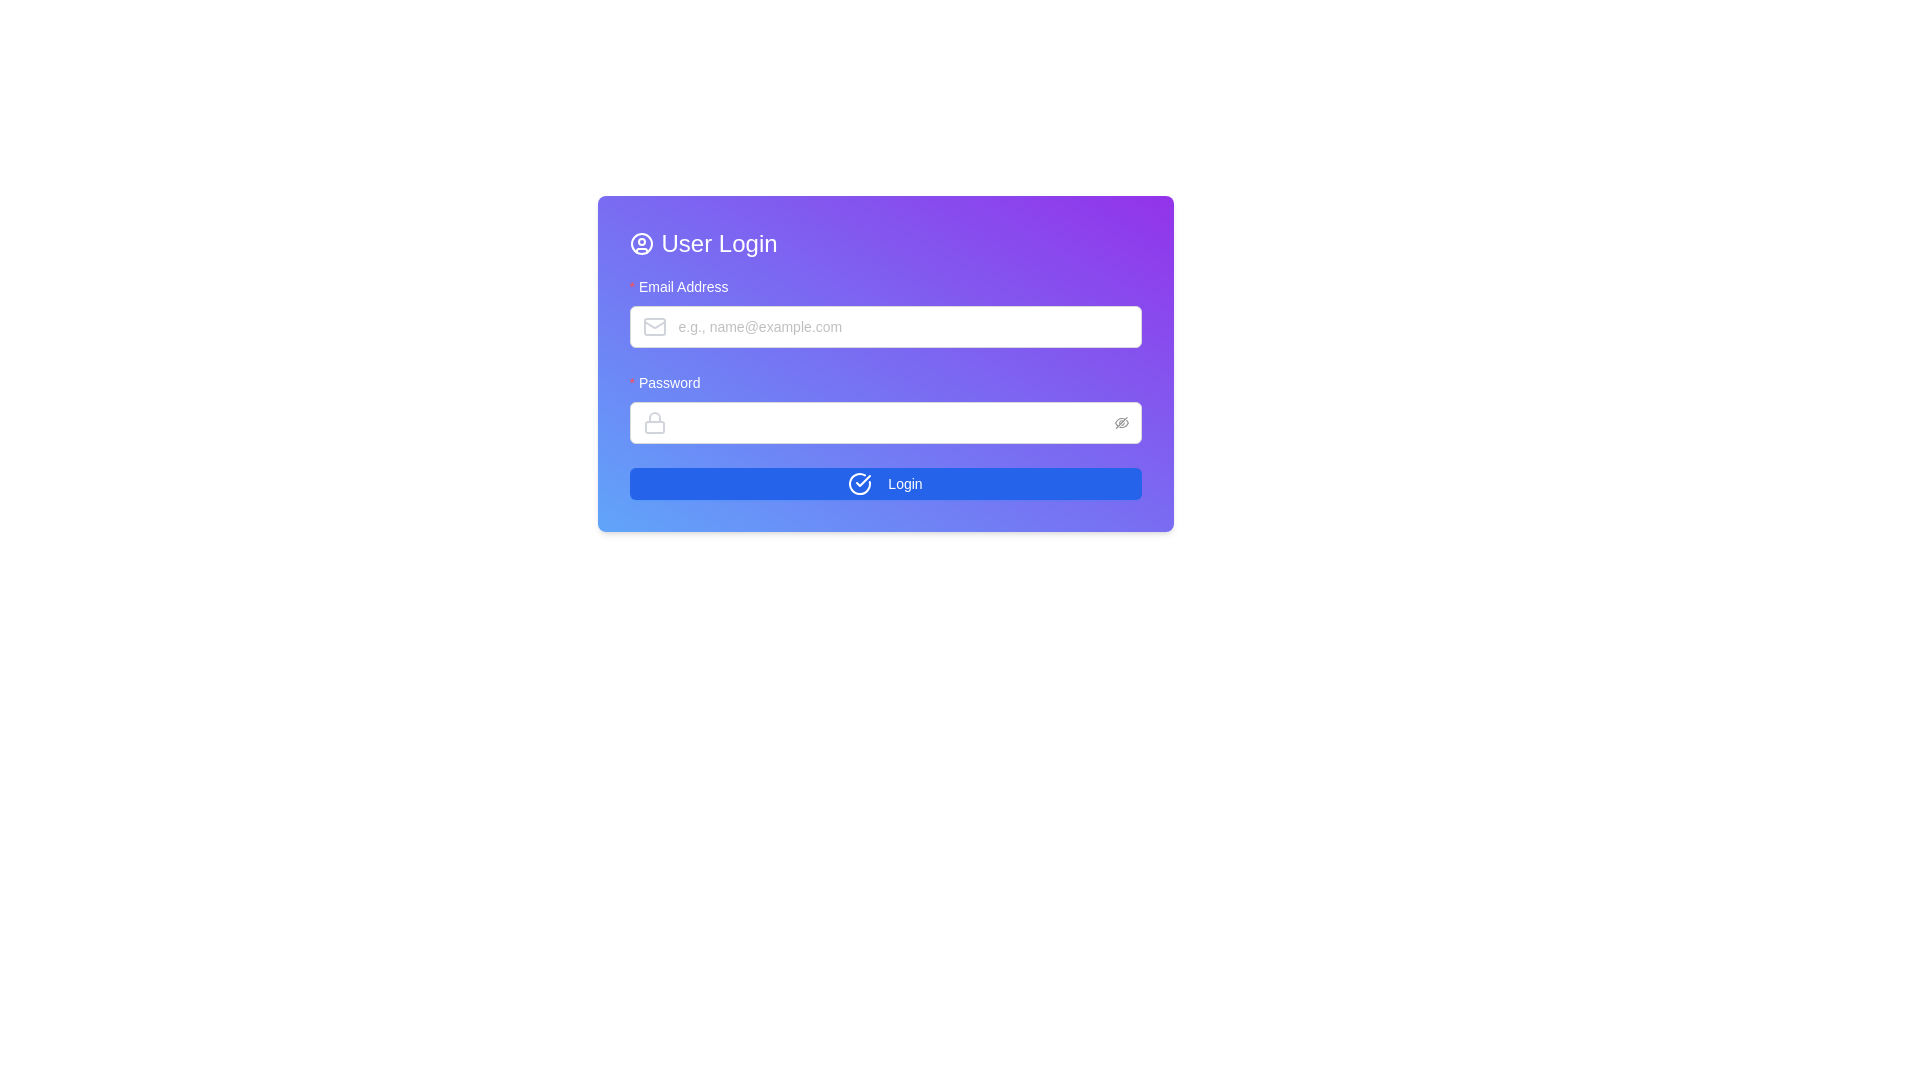  Describe the element at coordinates (884, 483) in the screenshot. I see `the 'Login' button with a primary blue background and white text, located at the bottom of the login form` at that location.